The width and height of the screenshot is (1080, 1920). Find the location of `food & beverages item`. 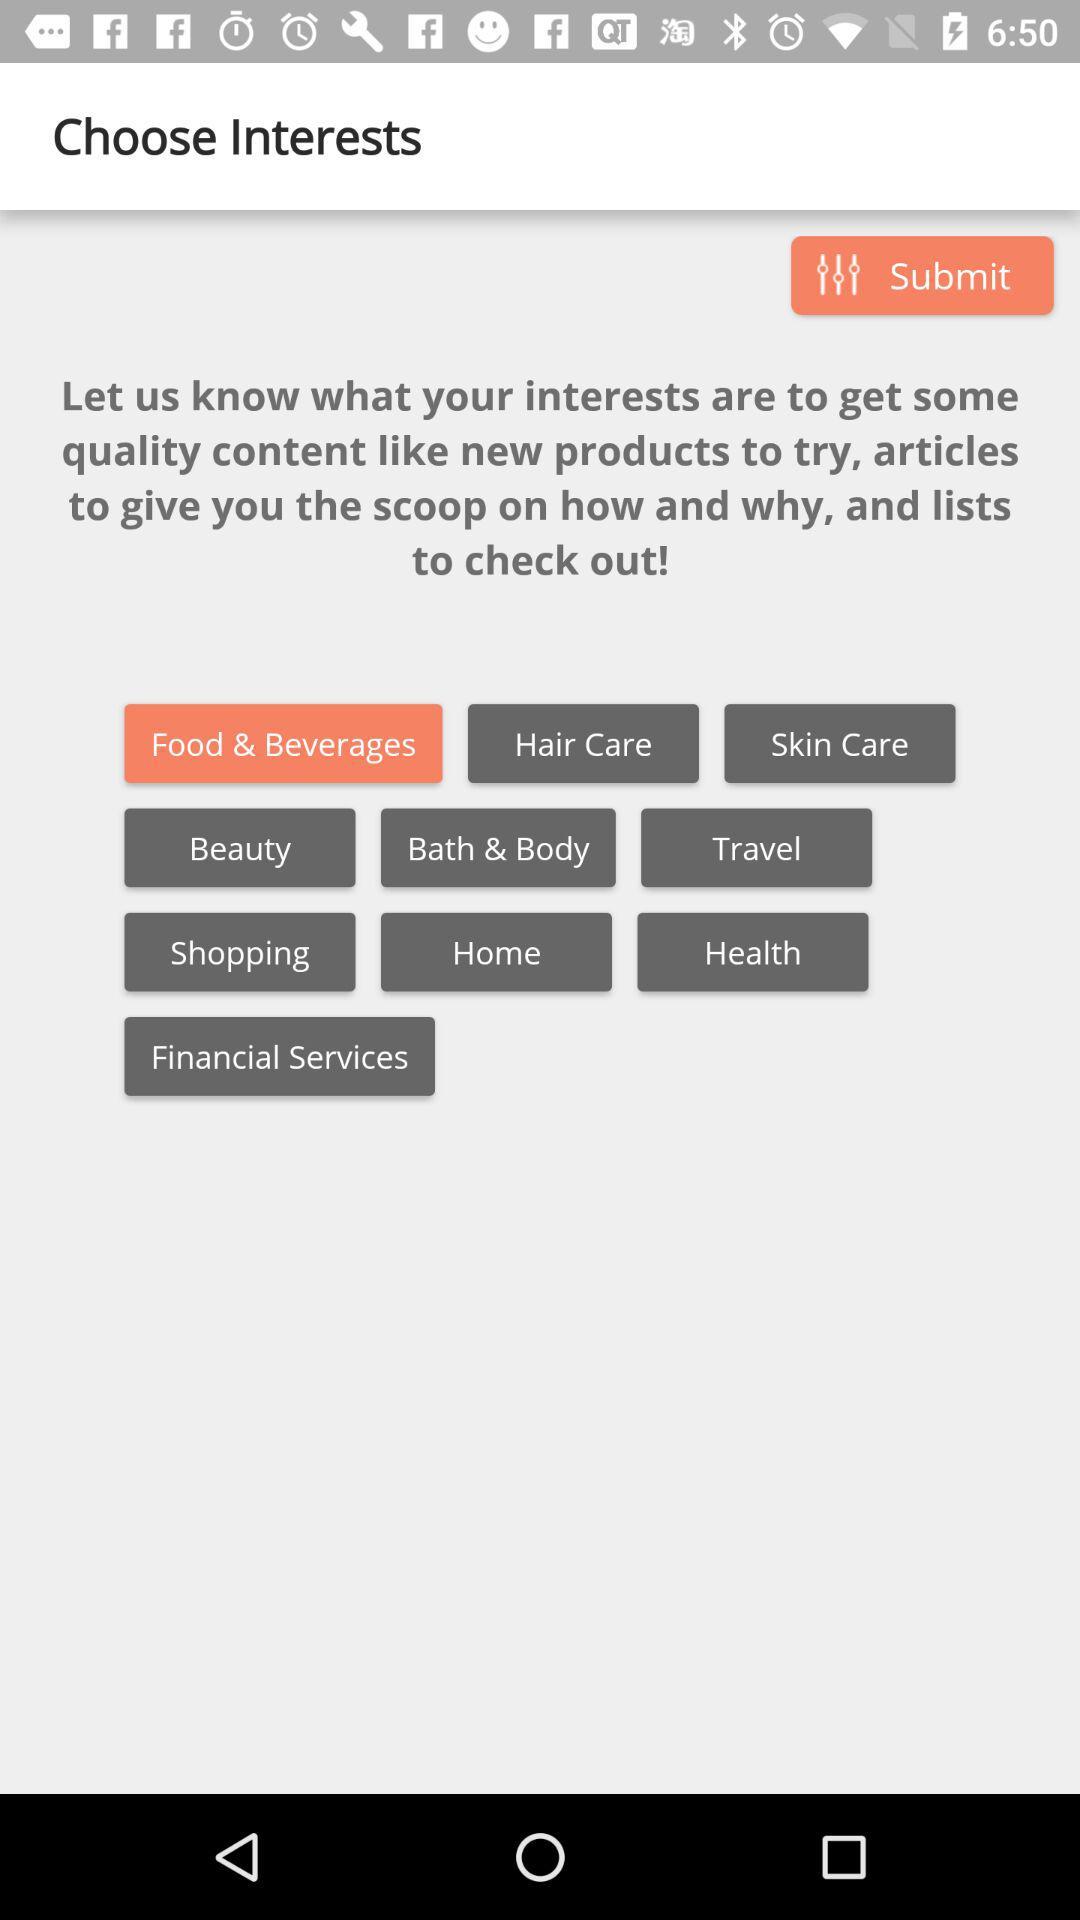

food & beverages item is located at coordinates (283, 742).